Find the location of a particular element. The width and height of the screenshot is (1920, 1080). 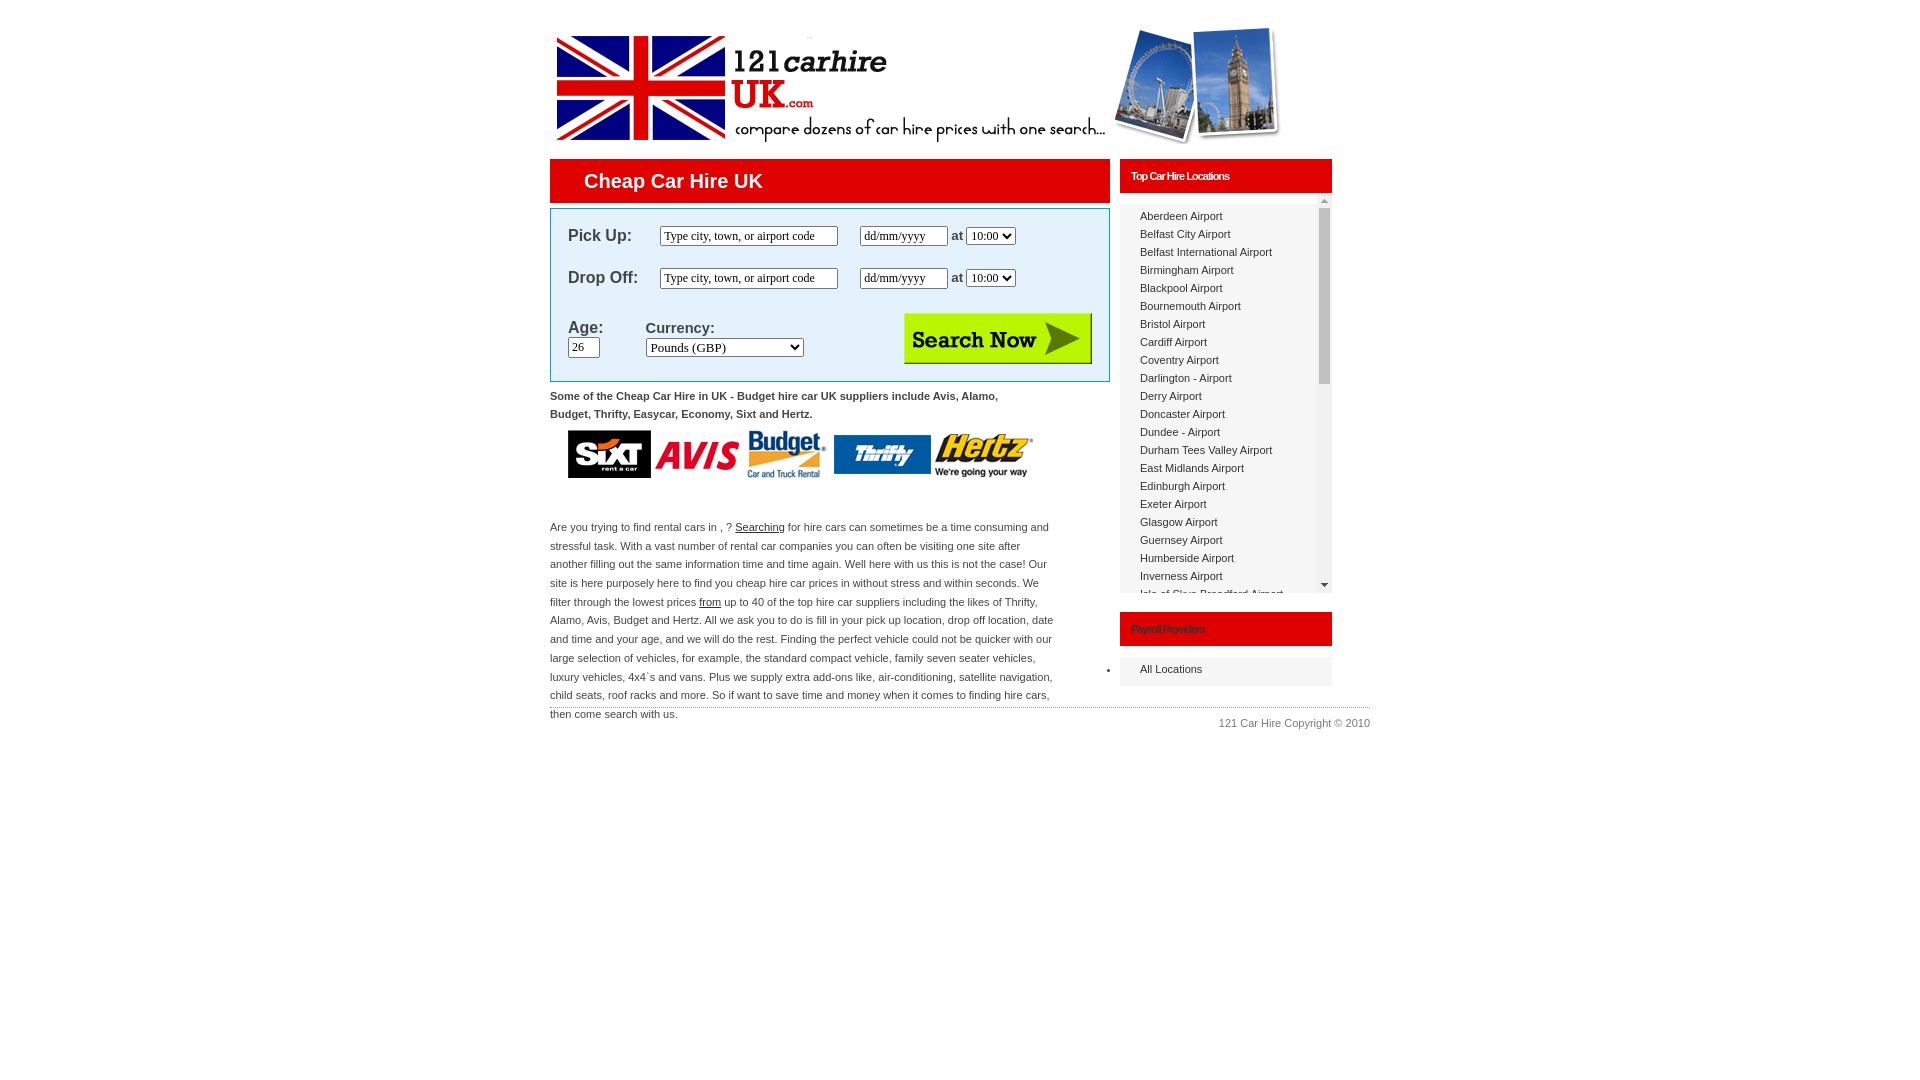

'Inverness Airport' is located at coordinates (1181, 575).